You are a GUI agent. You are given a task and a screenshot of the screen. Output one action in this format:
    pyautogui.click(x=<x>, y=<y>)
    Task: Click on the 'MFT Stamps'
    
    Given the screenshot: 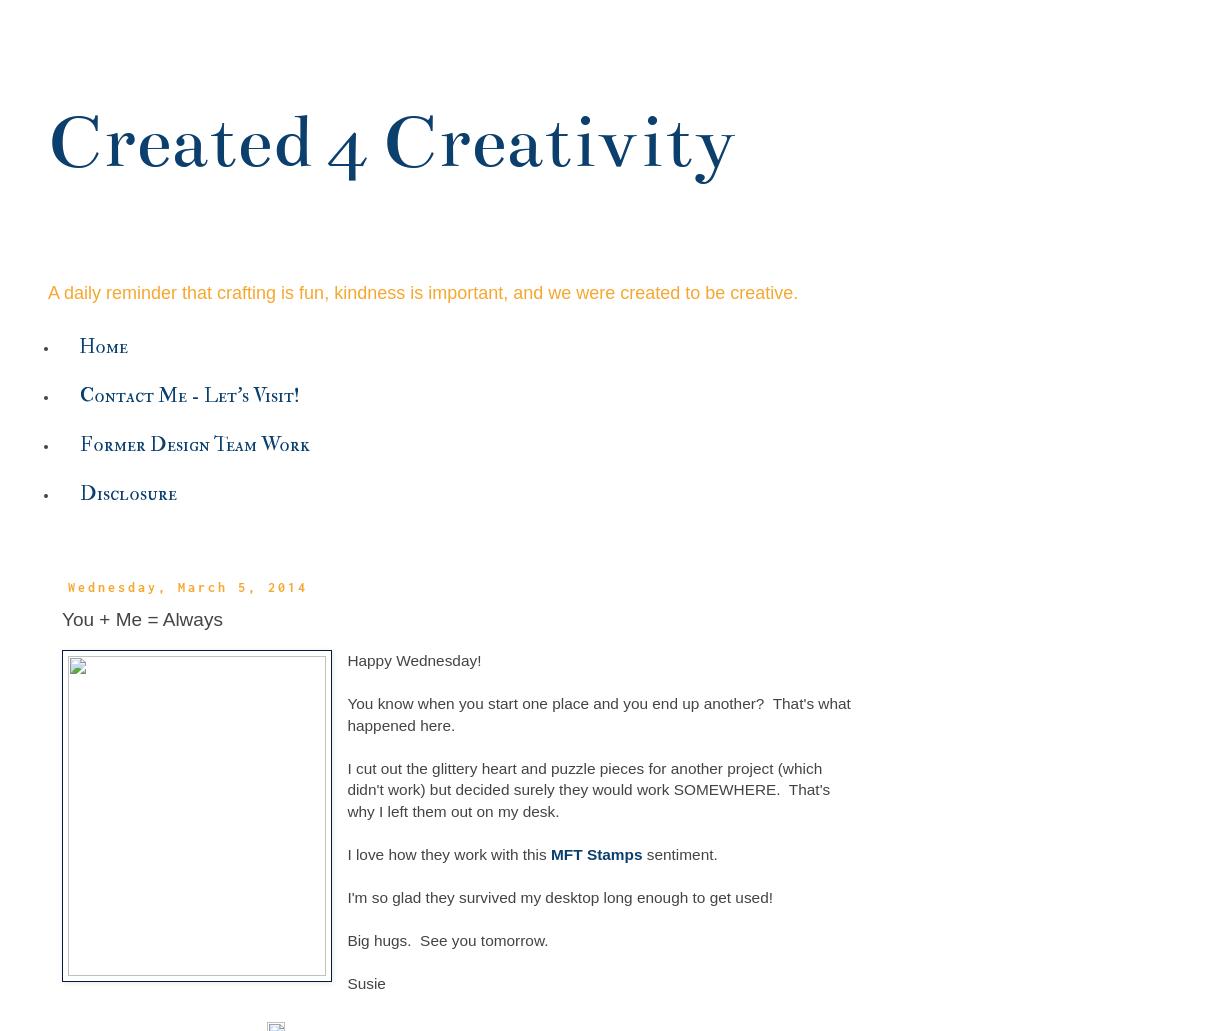 What is the action you would take?
    pyautogui.click(x=597, y=854)
    